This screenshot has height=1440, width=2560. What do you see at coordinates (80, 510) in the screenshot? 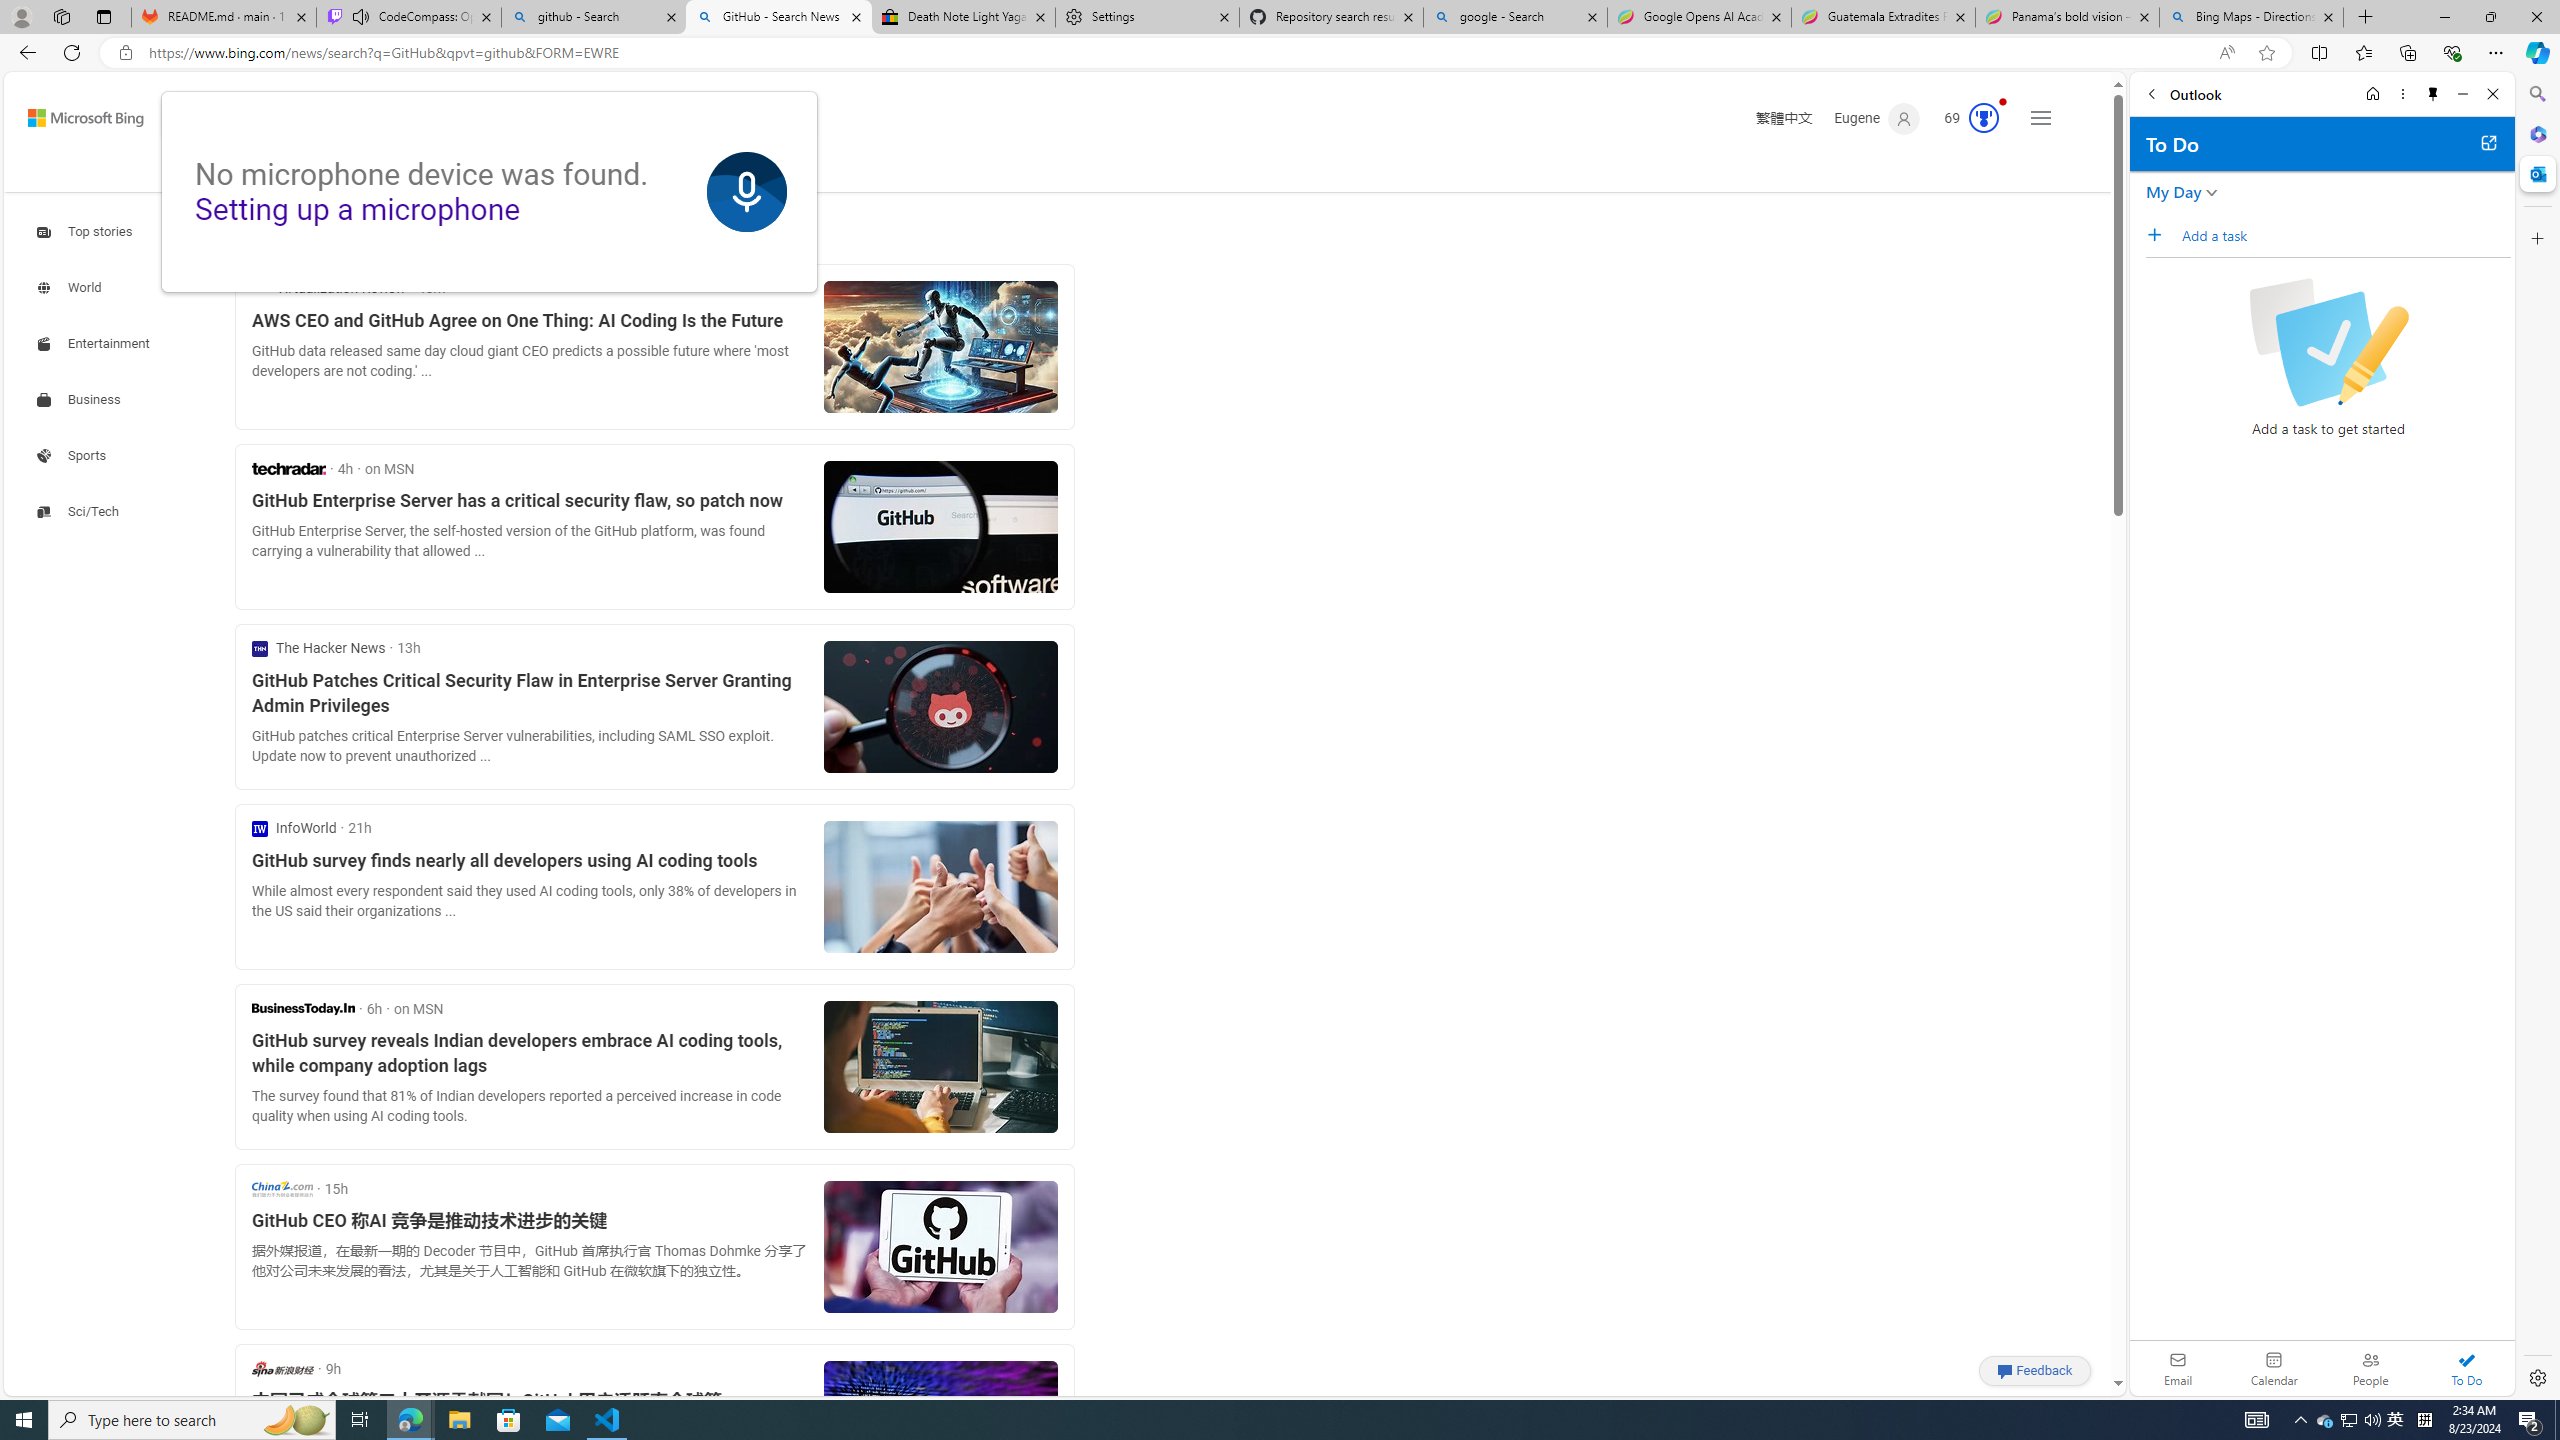
I see `'Search news about Sci/Tech'` at bounding box center [80, 510].